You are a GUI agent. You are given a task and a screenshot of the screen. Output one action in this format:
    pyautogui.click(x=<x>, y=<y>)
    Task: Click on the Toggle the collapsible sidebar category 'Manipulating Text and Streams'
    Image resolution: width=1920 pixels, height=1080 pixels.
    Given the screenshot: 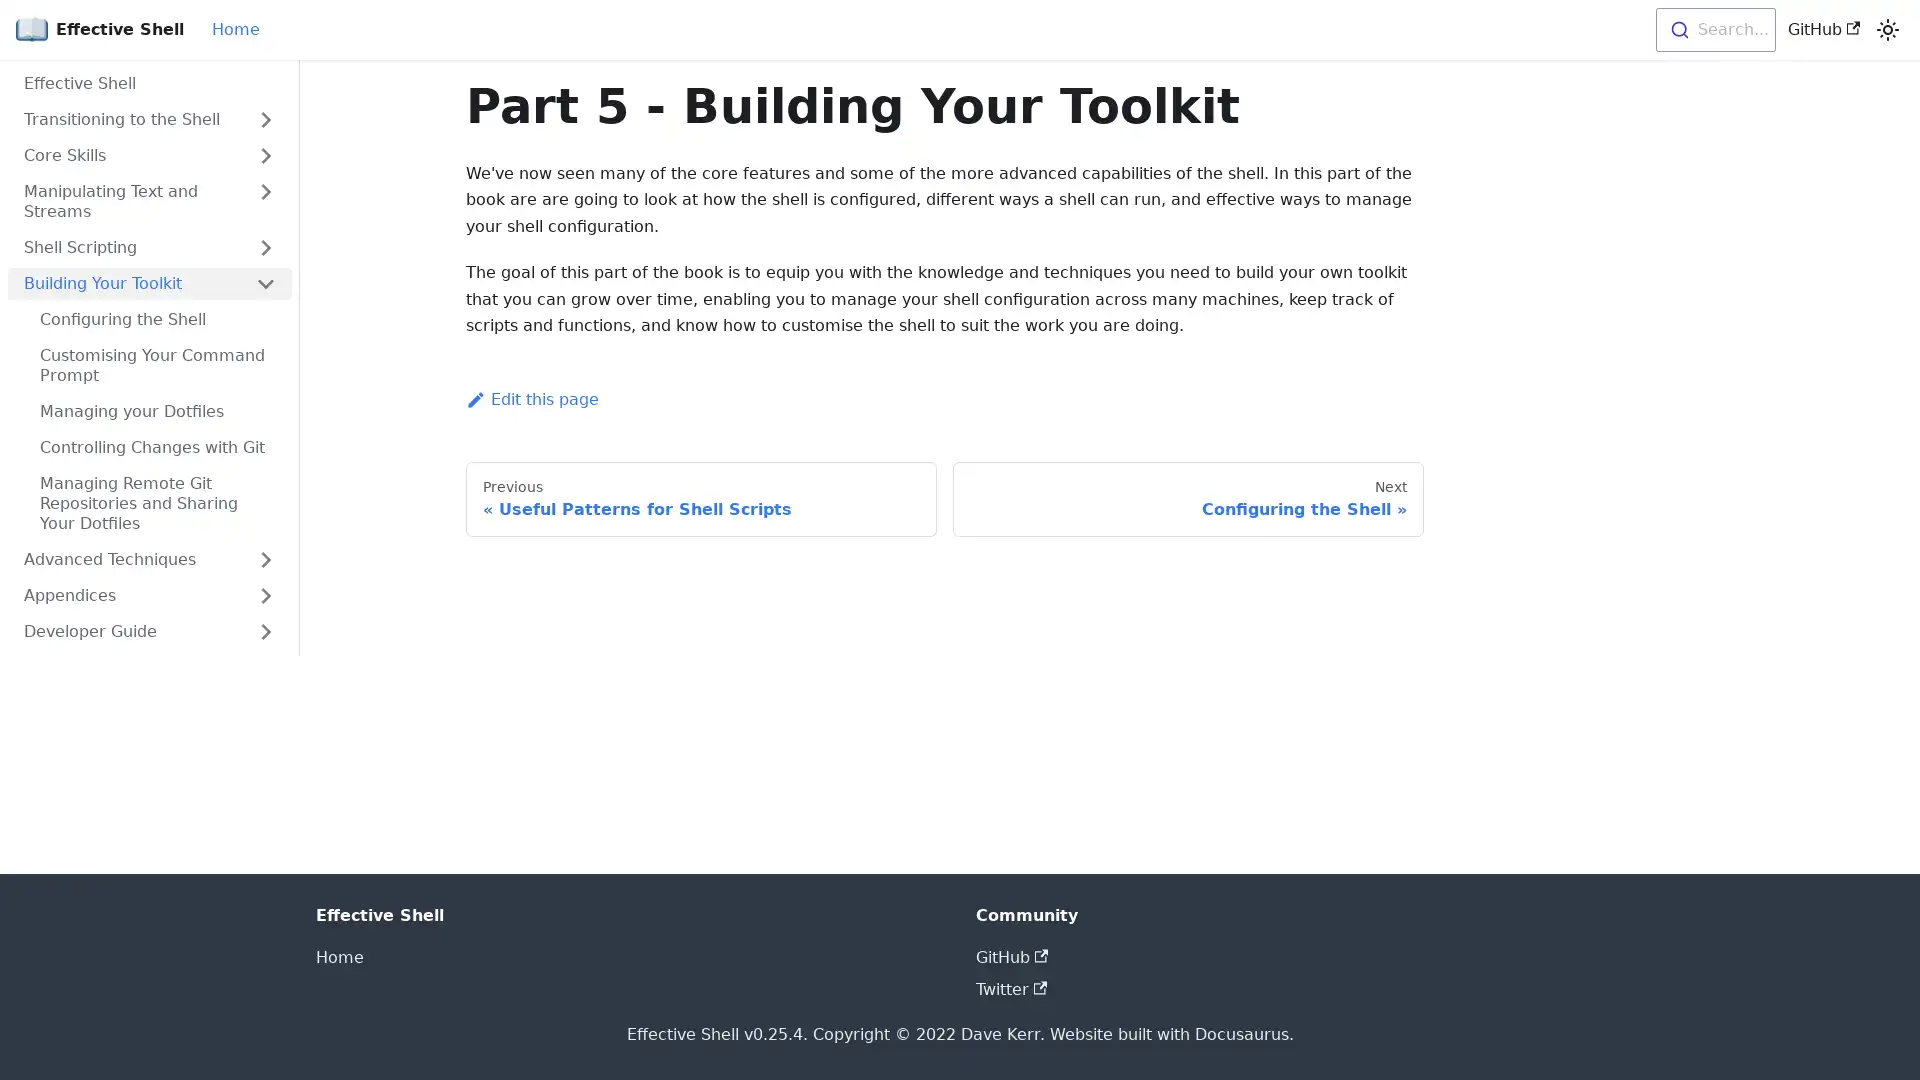 What is the action you would take?
    pyautogui.click(x=264, y=201)
    